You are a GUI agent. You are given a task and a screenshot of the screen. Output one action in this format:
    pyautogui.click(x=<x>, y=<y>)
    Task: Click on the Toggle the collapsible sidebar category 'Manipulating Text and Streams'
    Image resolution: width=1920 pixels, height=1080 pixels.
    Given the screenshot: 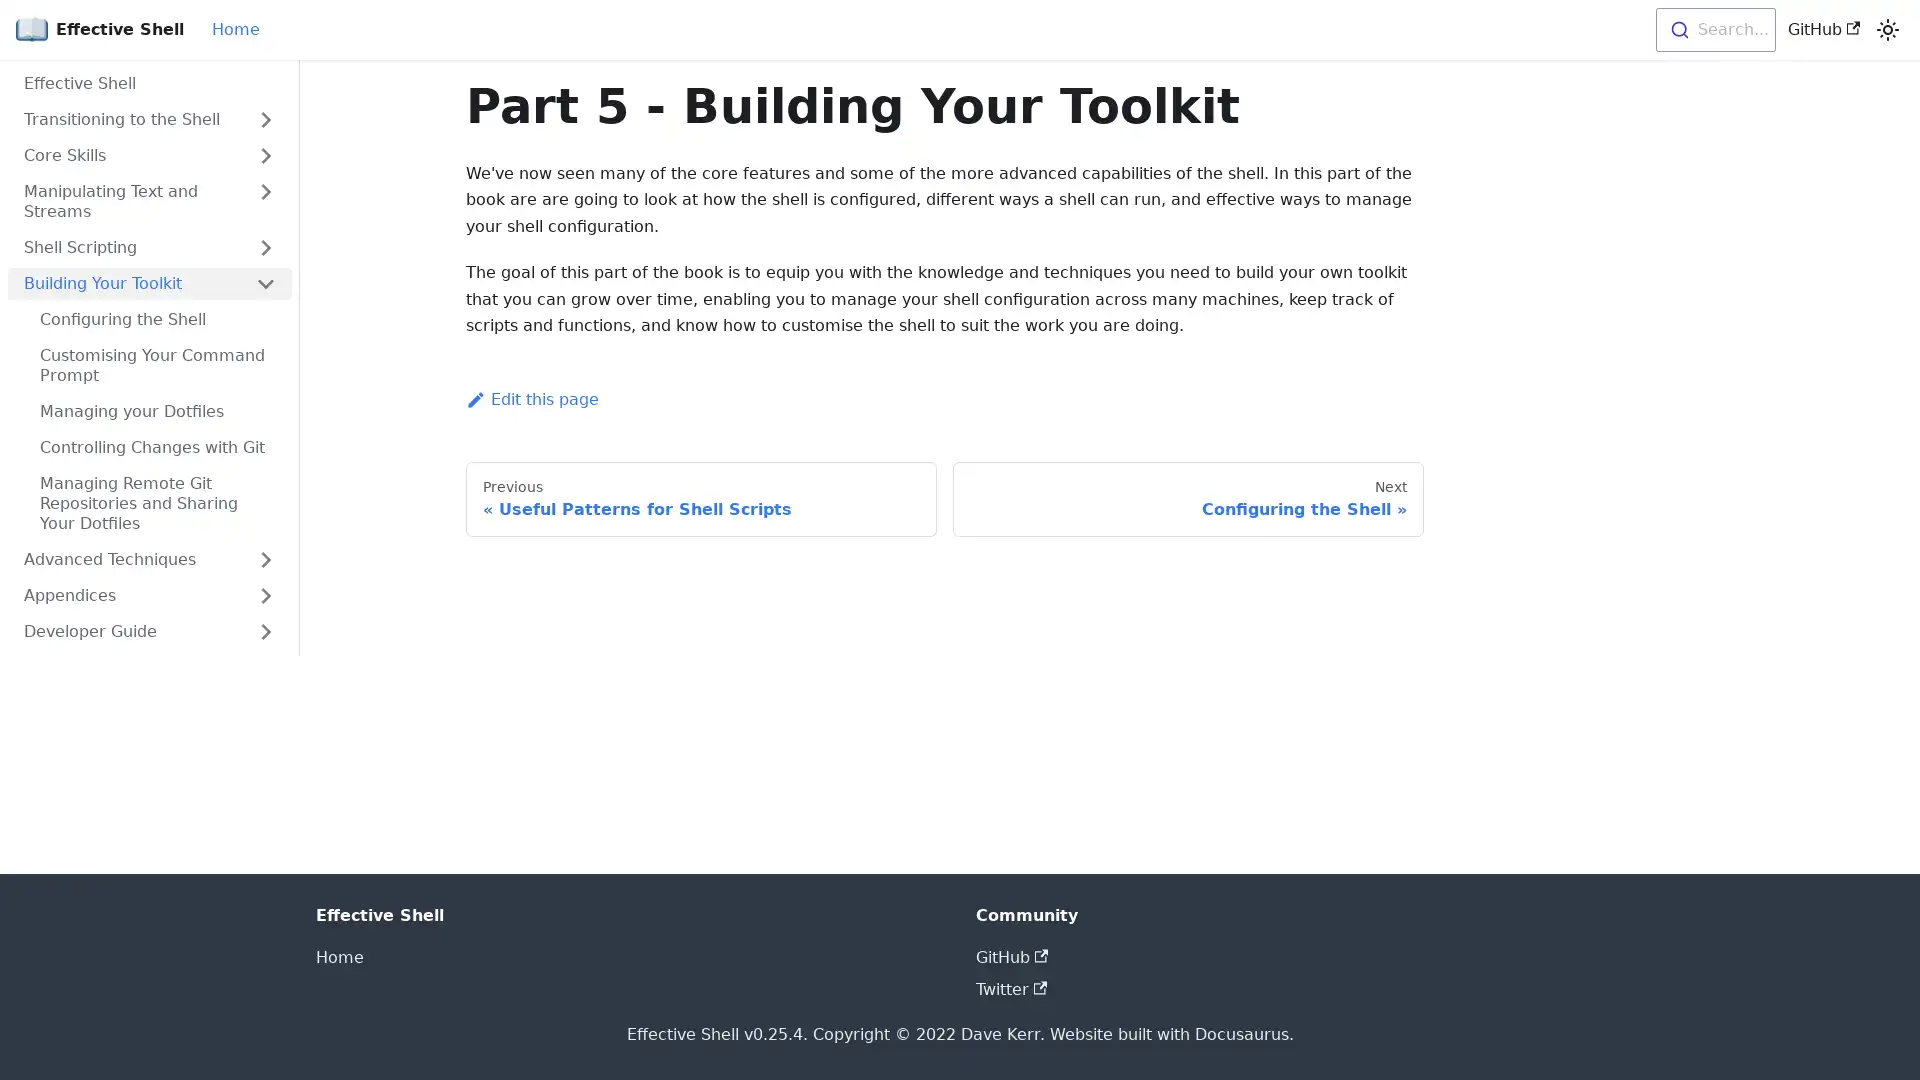 What is the action you would take?
    pyautogui.click(x=264, y=201)
    